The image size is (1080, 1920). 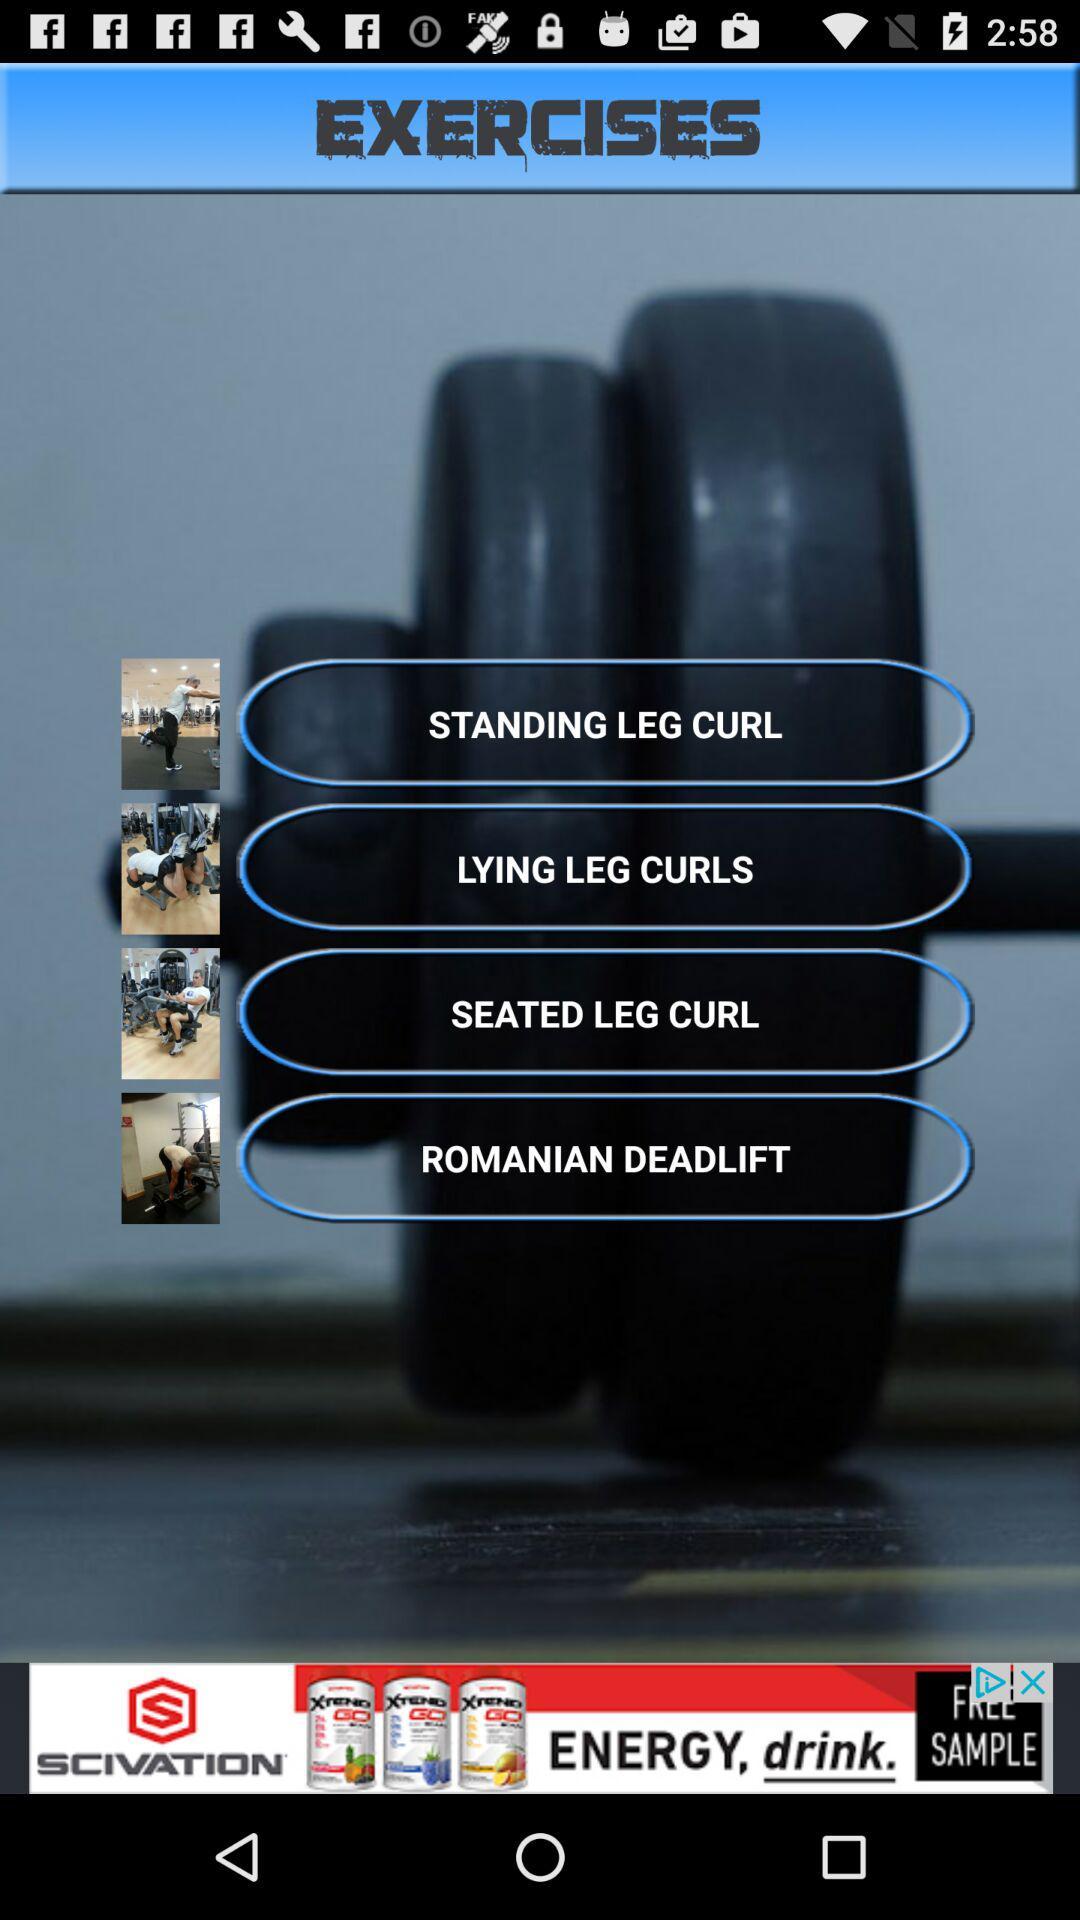 What do you see at coordinates (540, 1727) in the screenshot?
I see `open advertisement` at bounding box center [540, 1727].